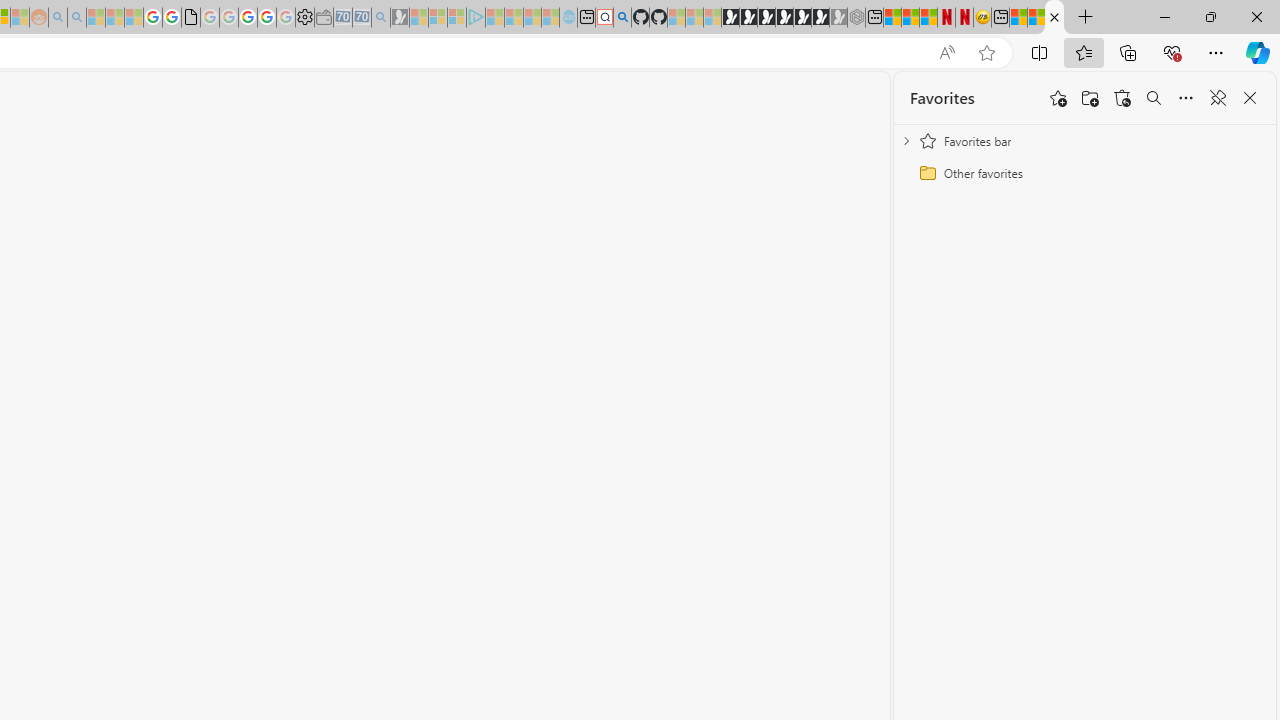 The width and height of the screenshot is (1280, 720). What do you see at coordinates (621, 17) in the screenshot?
I see `'github - Search'` at bounding box center [621, 17].